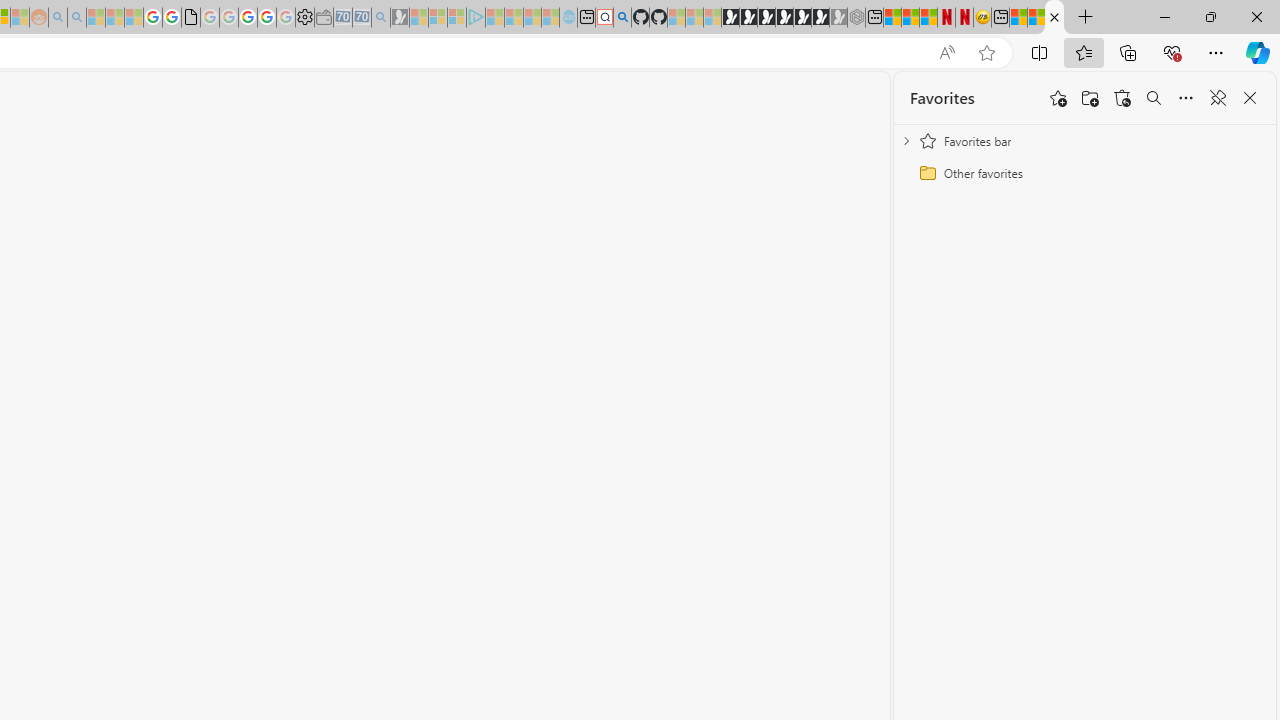 The width and height of the screenshot is (1280, 720). What do you see at coordinates (621, 17) in the screenshot?
I see `'github - Search'` at bounding box center [621, 17].